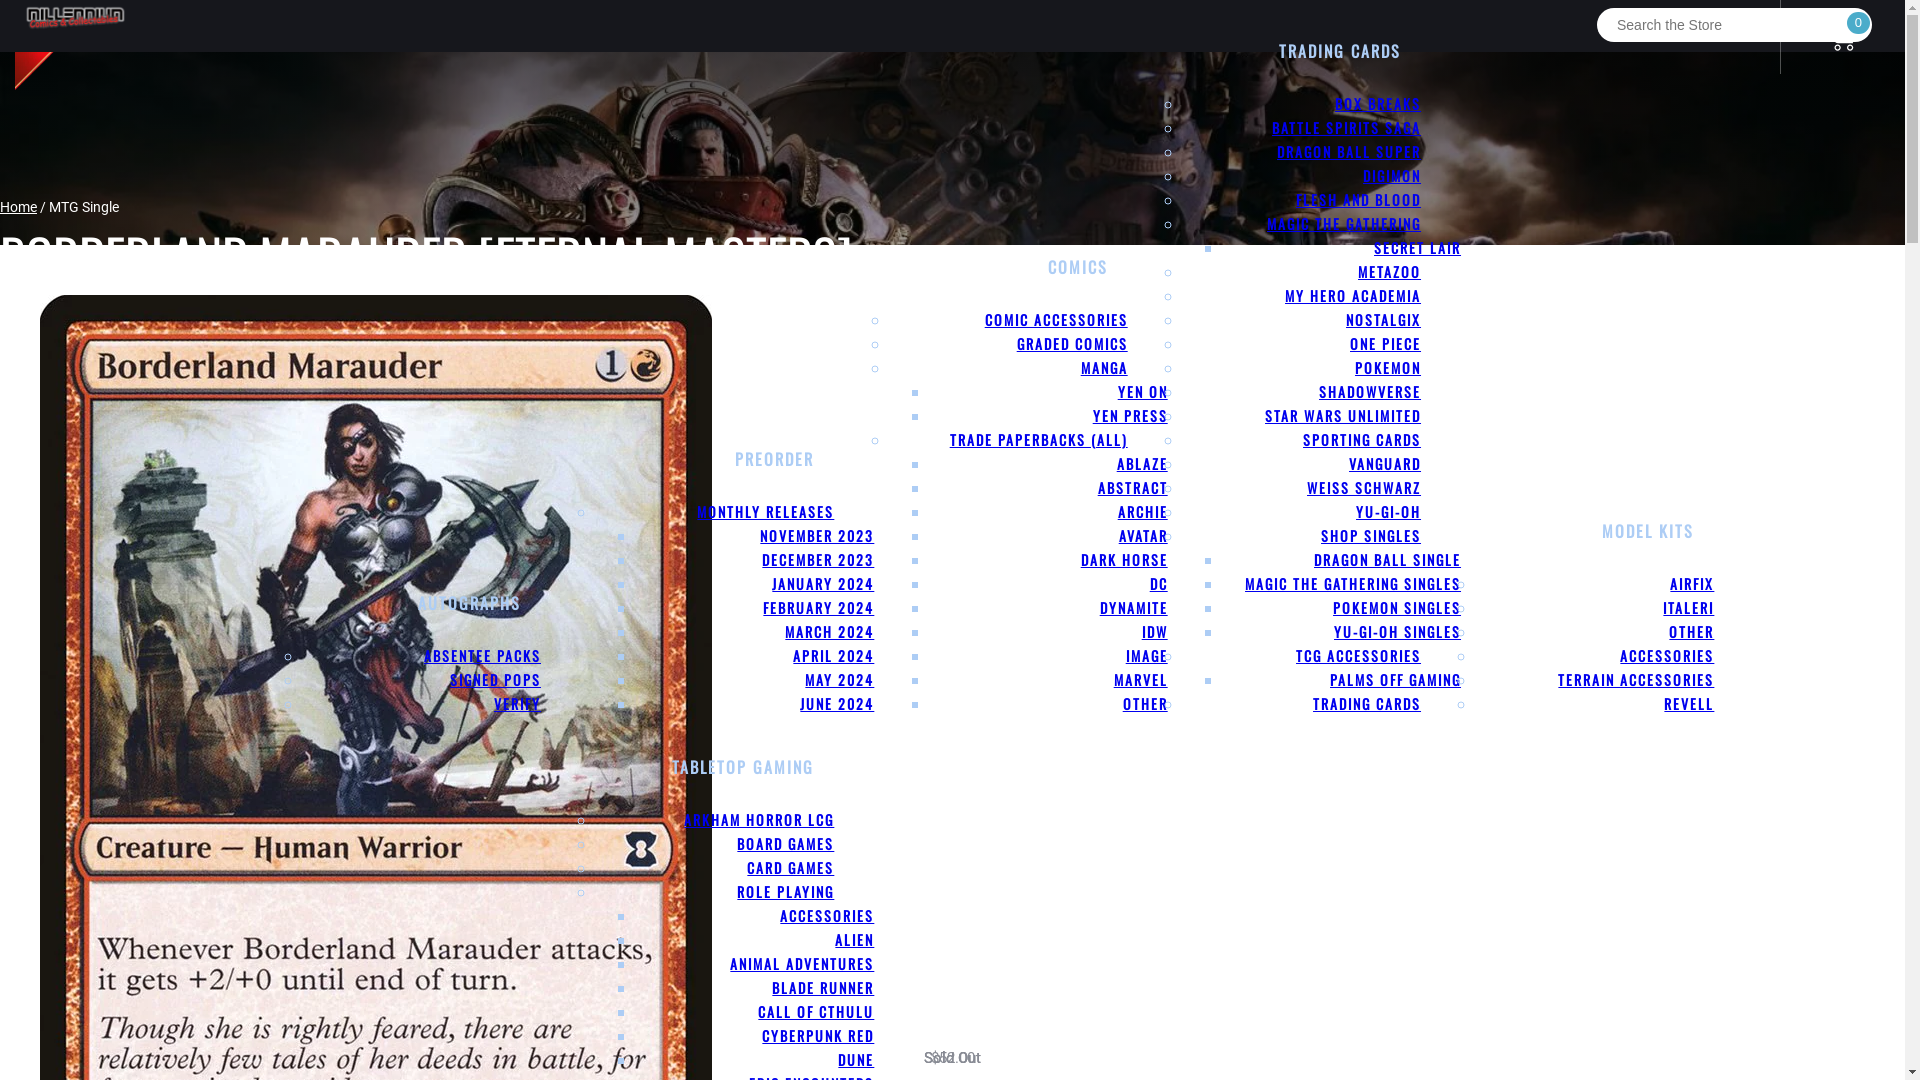  What do you see at coordinates (1116, 463) in the screenshot?
I see `'ABLAZE'` at bounding box center [1116, 463].